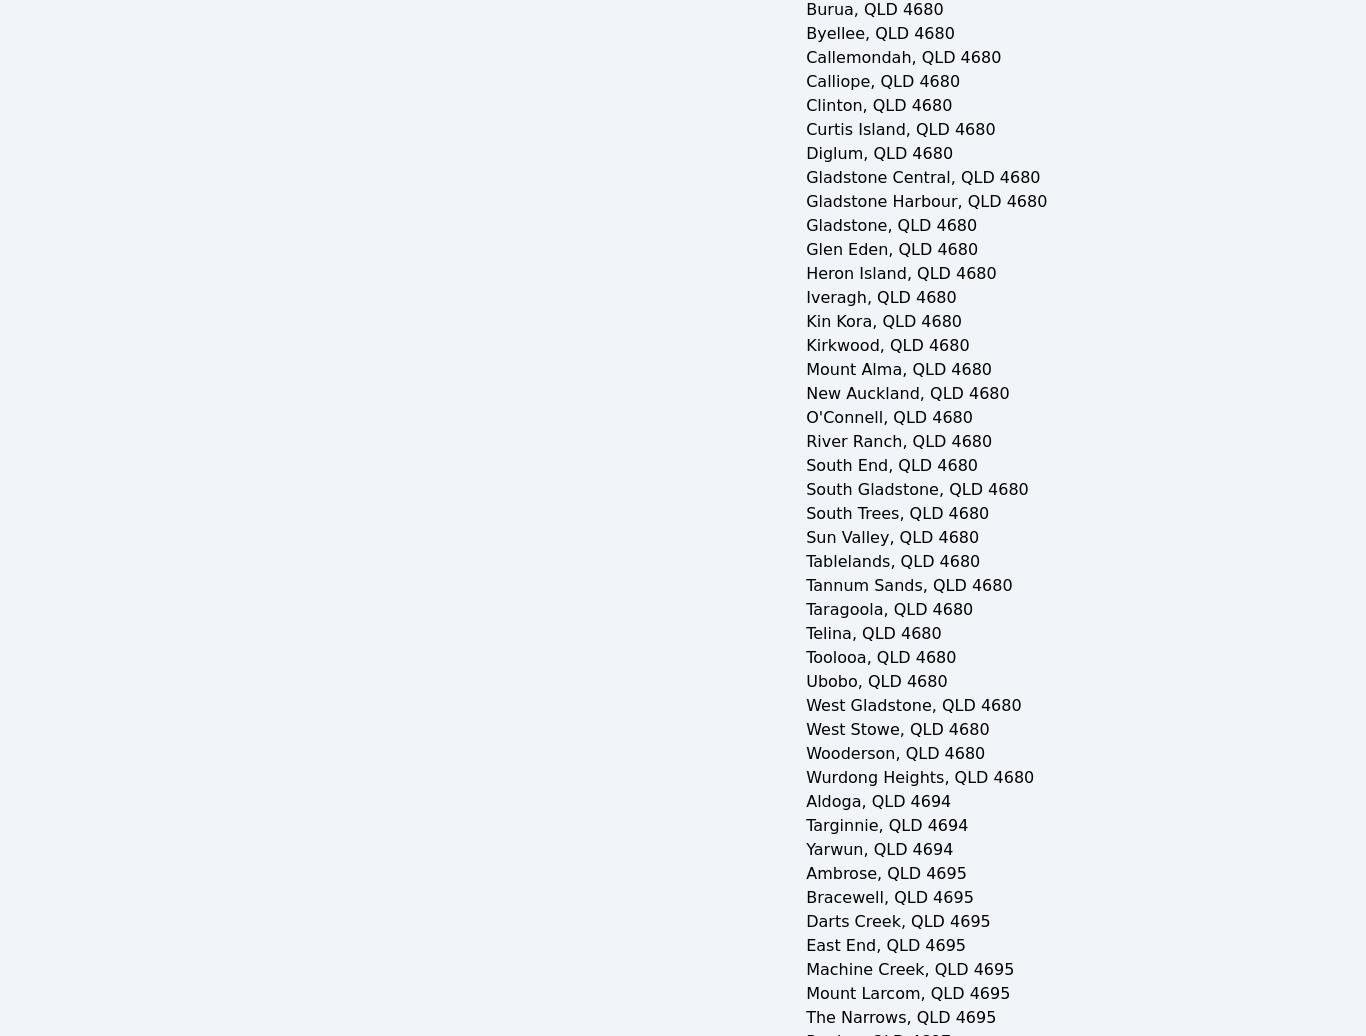 Image resolution: width=1366 pixels, height=1036 pixels. Describe the element at coordinates (888, 897) in the screenshot. I see `'Bracewell, QLD 4695'` at that location.